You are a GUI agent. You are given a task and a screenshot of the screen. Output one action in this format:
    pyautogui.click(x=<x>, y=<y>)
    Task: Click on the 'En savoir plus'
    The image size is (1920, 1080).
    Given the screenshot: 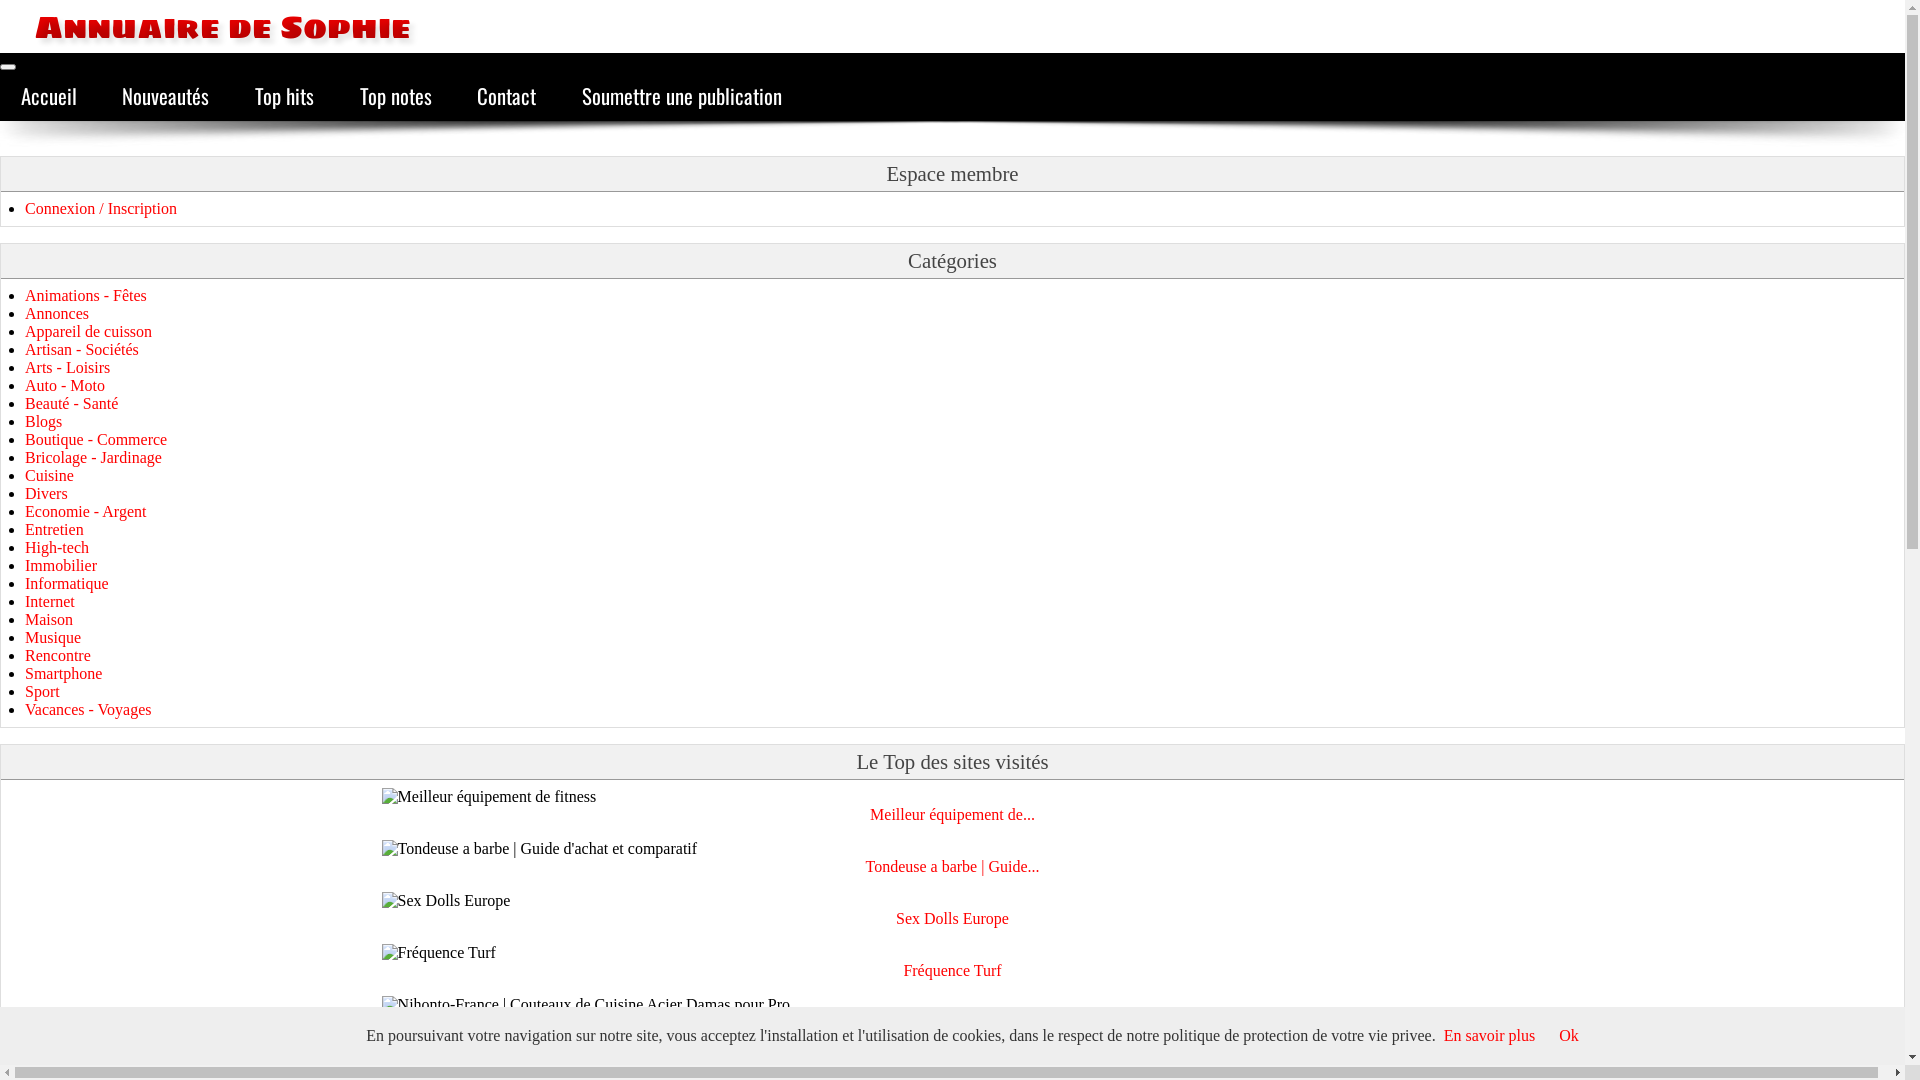 What is the action you would take?
    pyautogui.click(x=1489, y=1035)
    